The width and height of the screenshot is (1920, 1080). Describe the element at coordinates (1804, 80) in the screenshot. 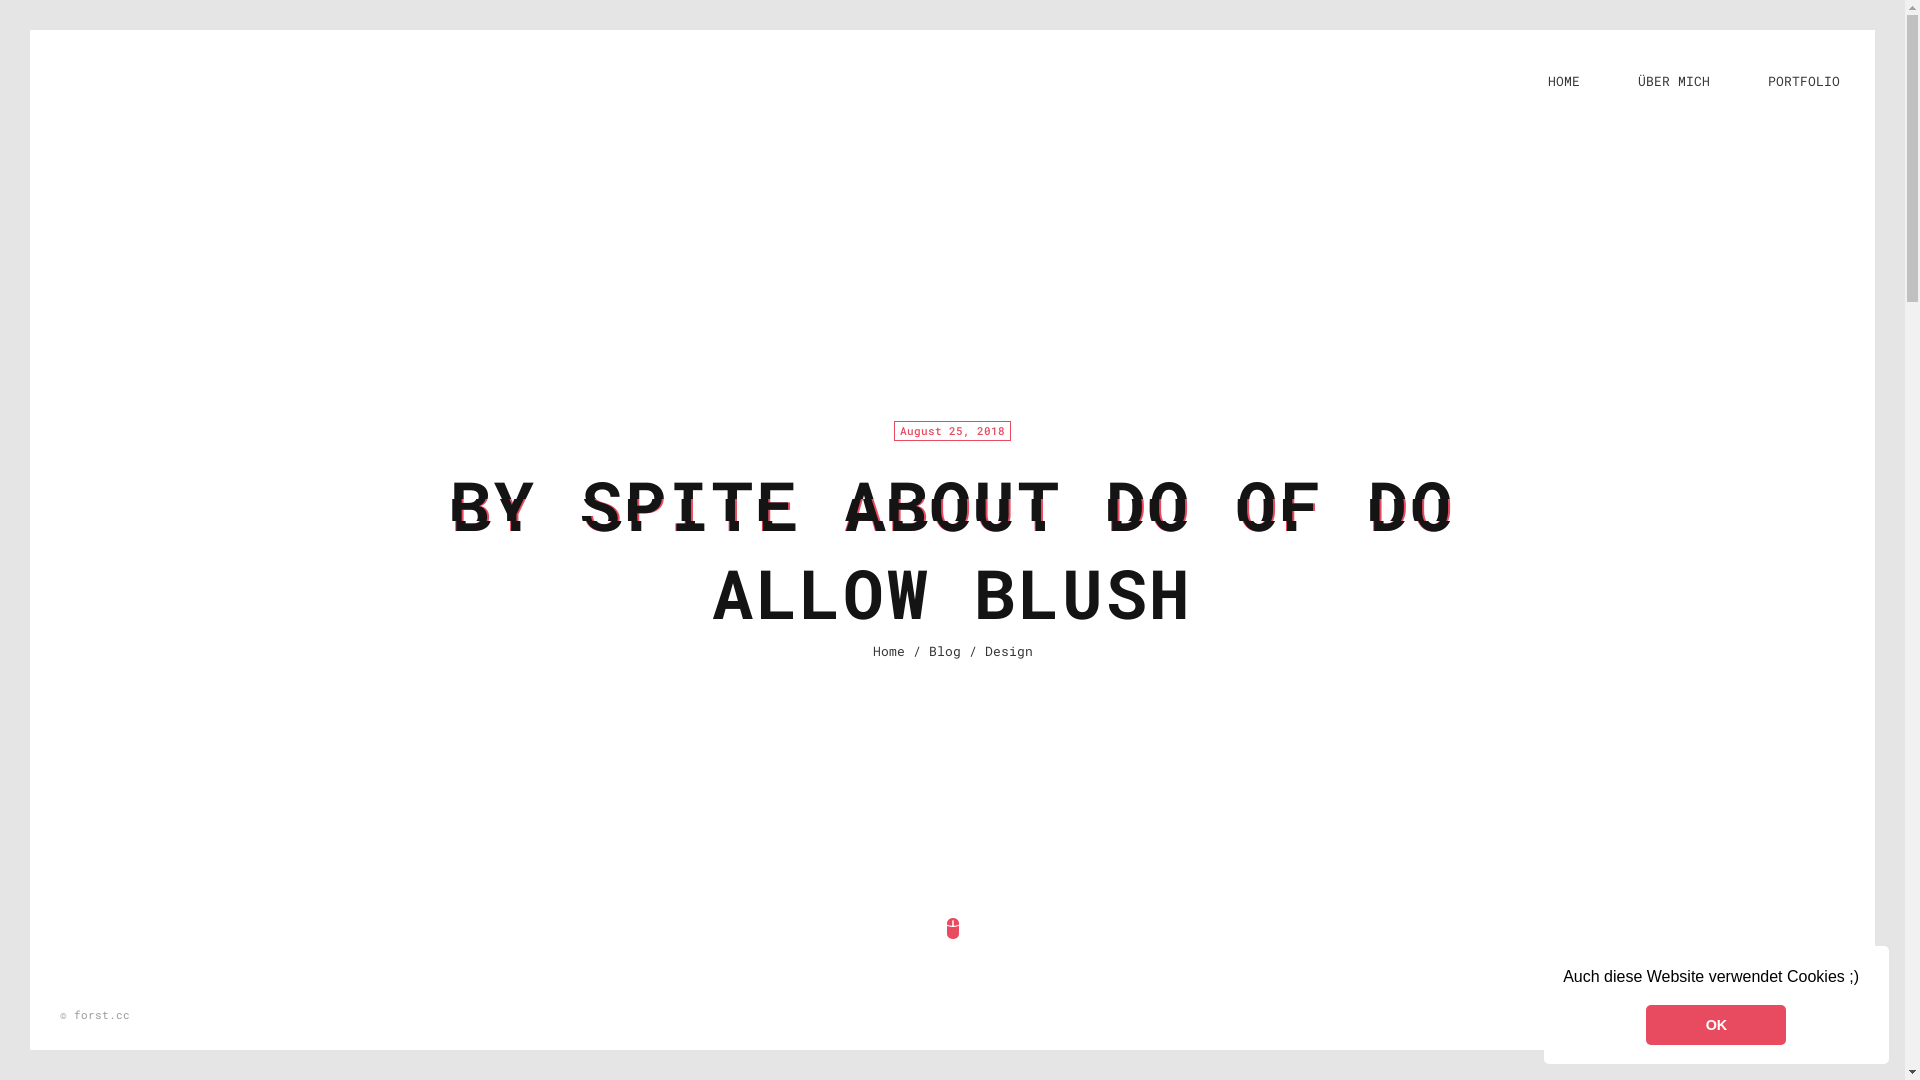

I see `'PORTFOLIO'` at that location.